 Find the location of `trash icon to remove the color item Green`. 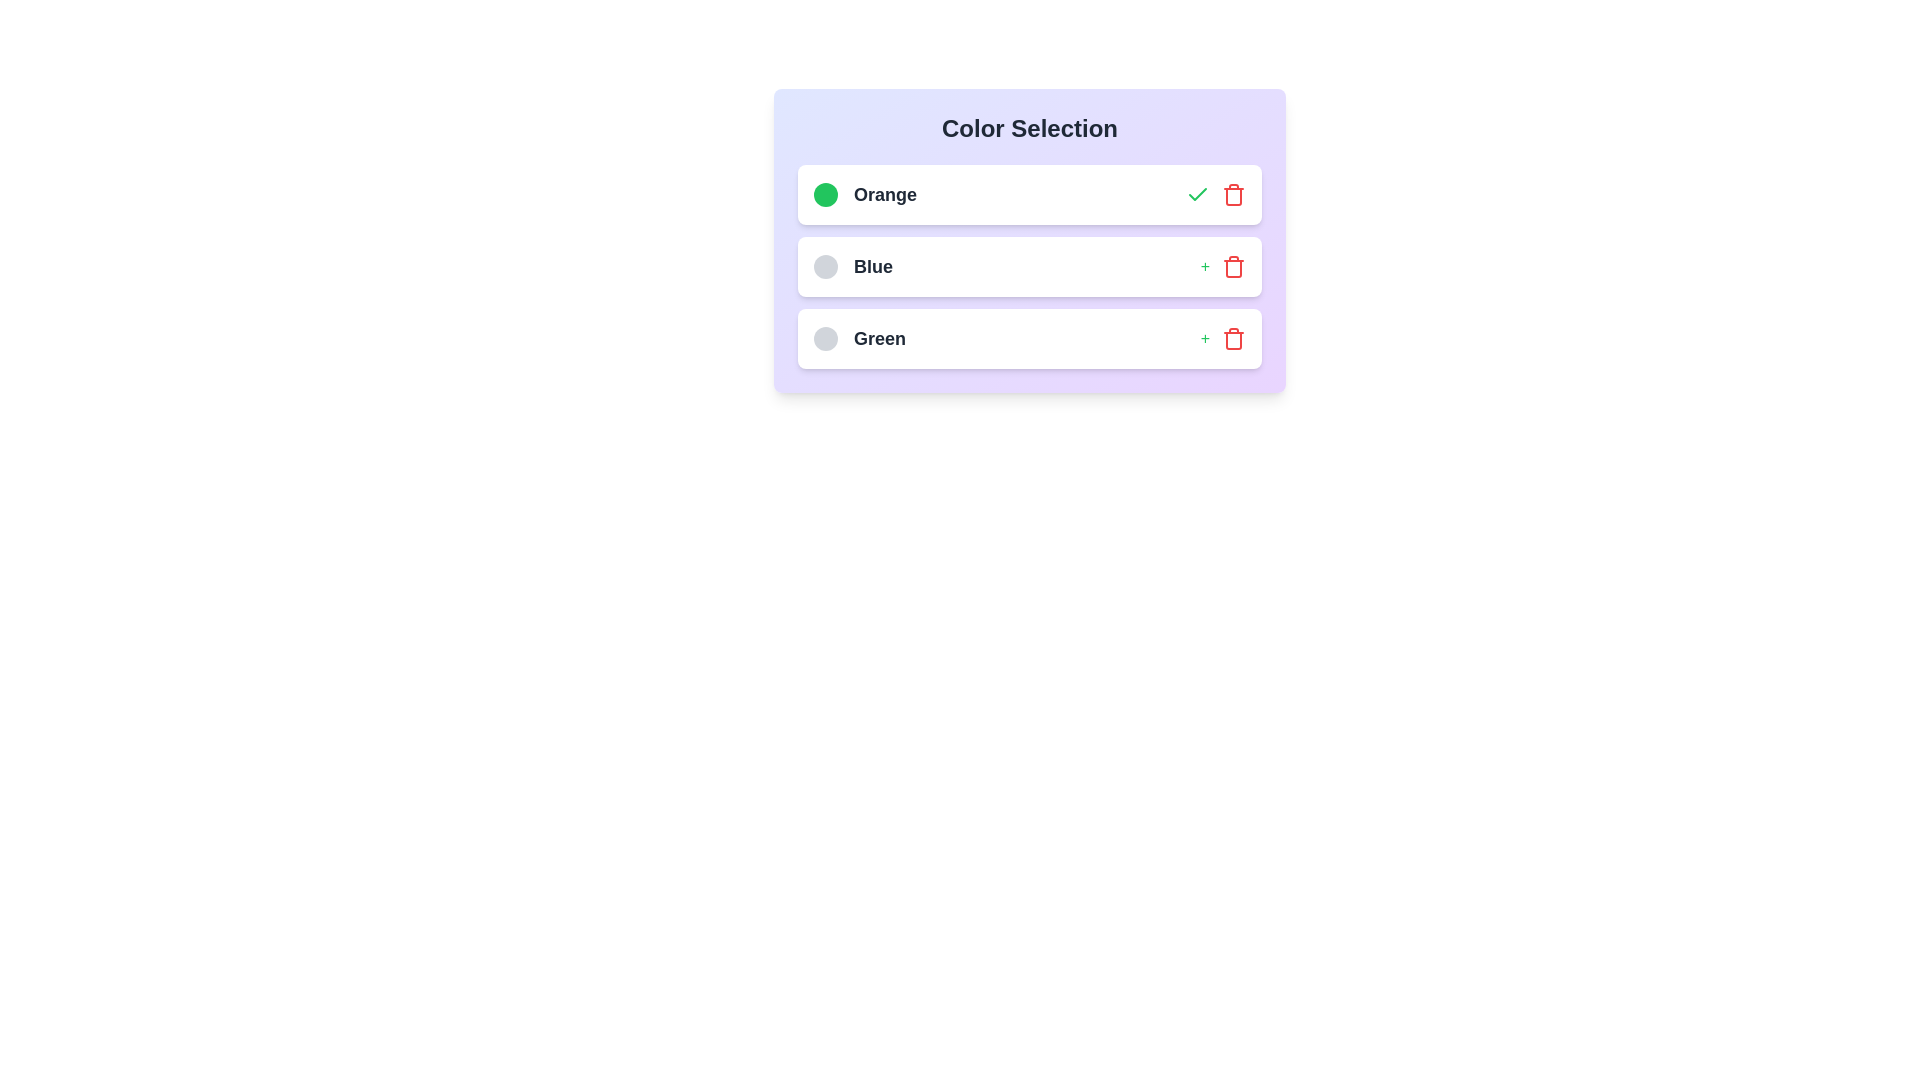

trash icon to remove the color item Green is located at coordinates (1232, 338).